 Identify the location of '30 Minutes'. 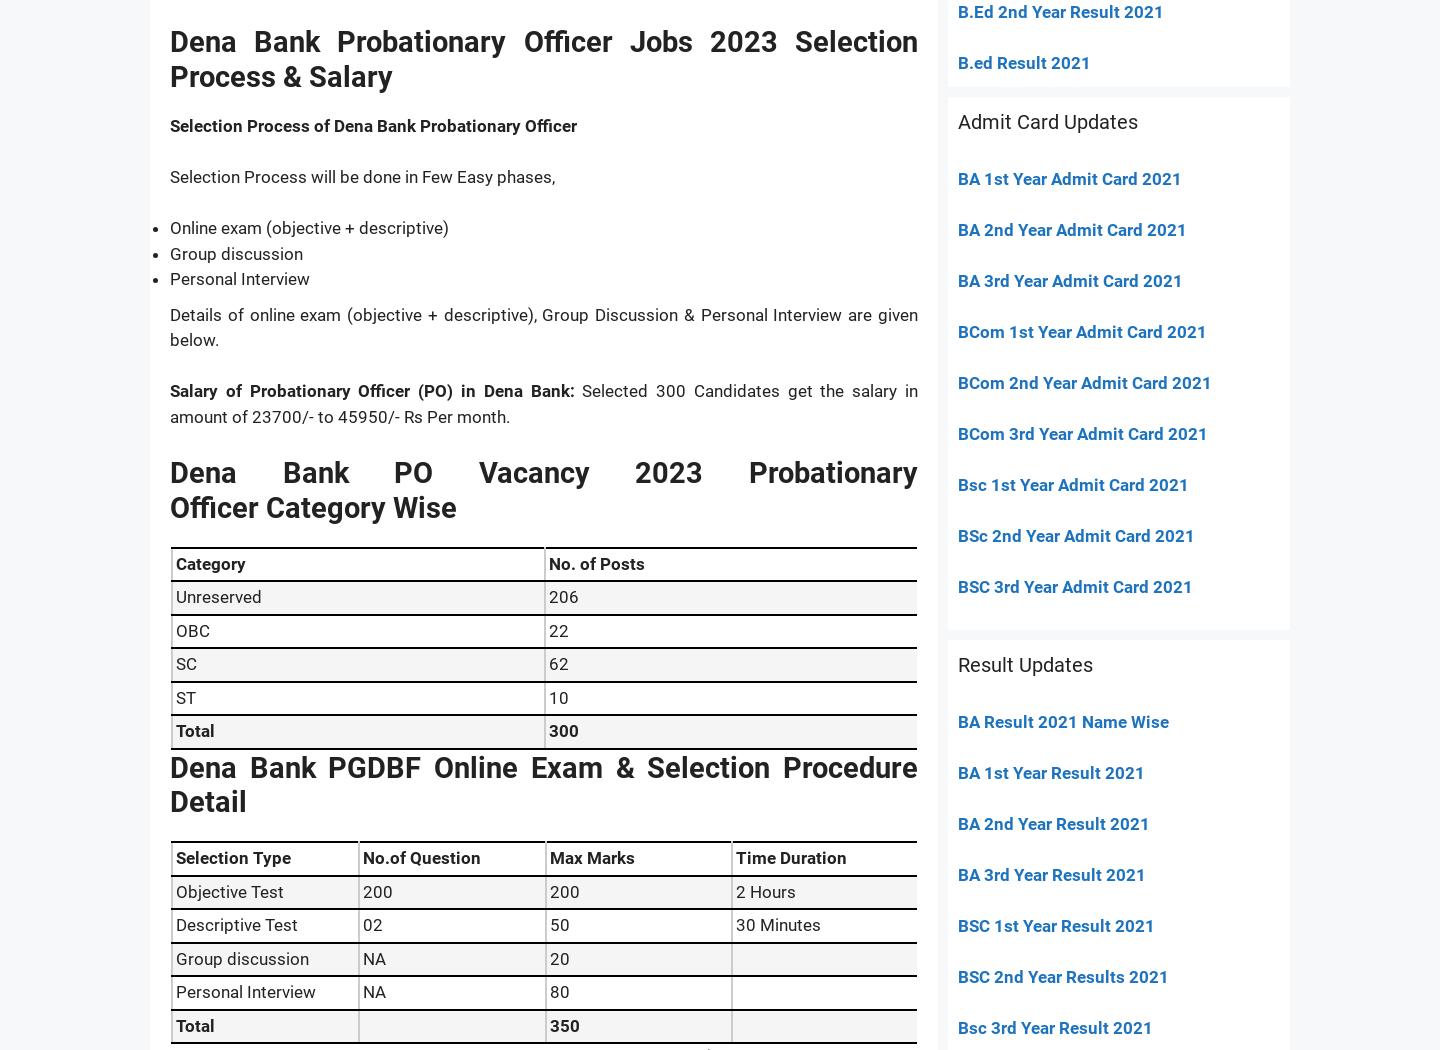
(776, 925).